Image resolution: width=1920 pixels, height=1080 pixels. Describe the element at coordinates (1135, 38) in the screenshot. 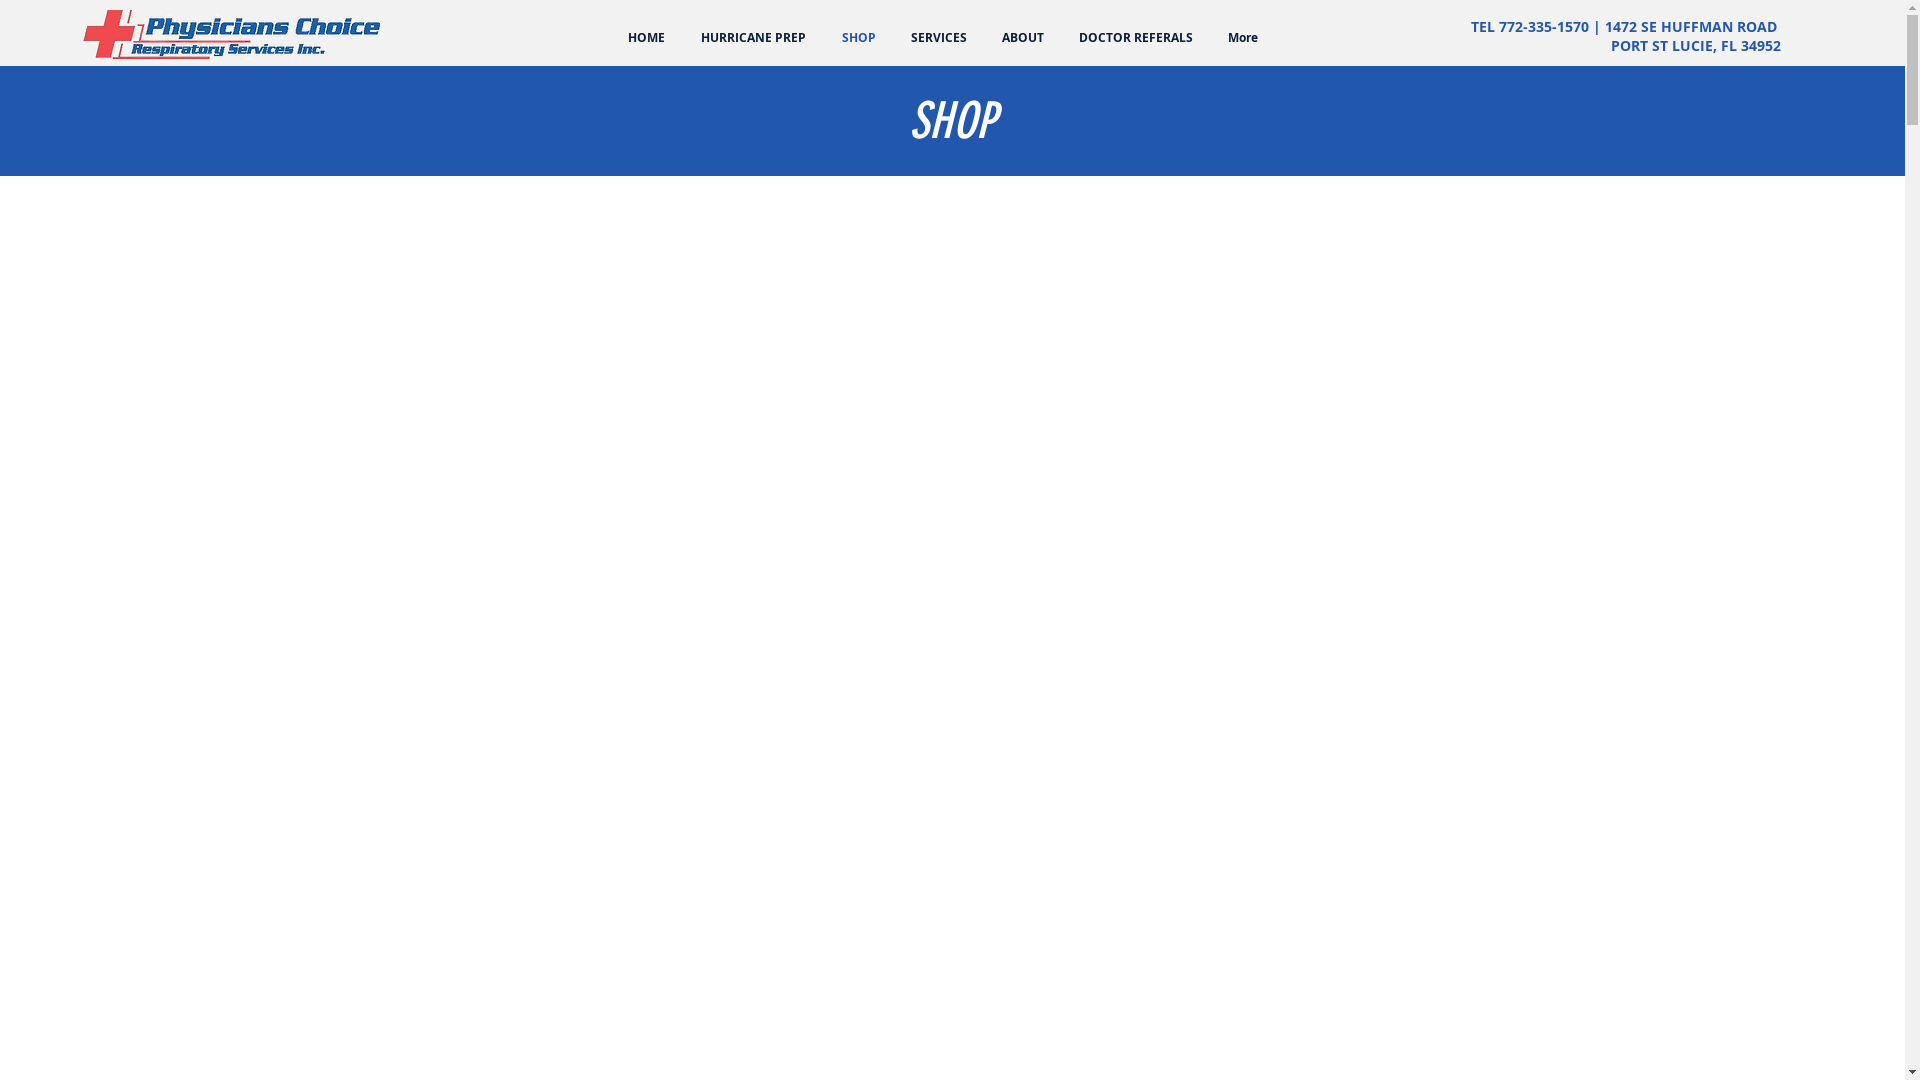

I see `'DOCTOR REFERALS'` at that location.